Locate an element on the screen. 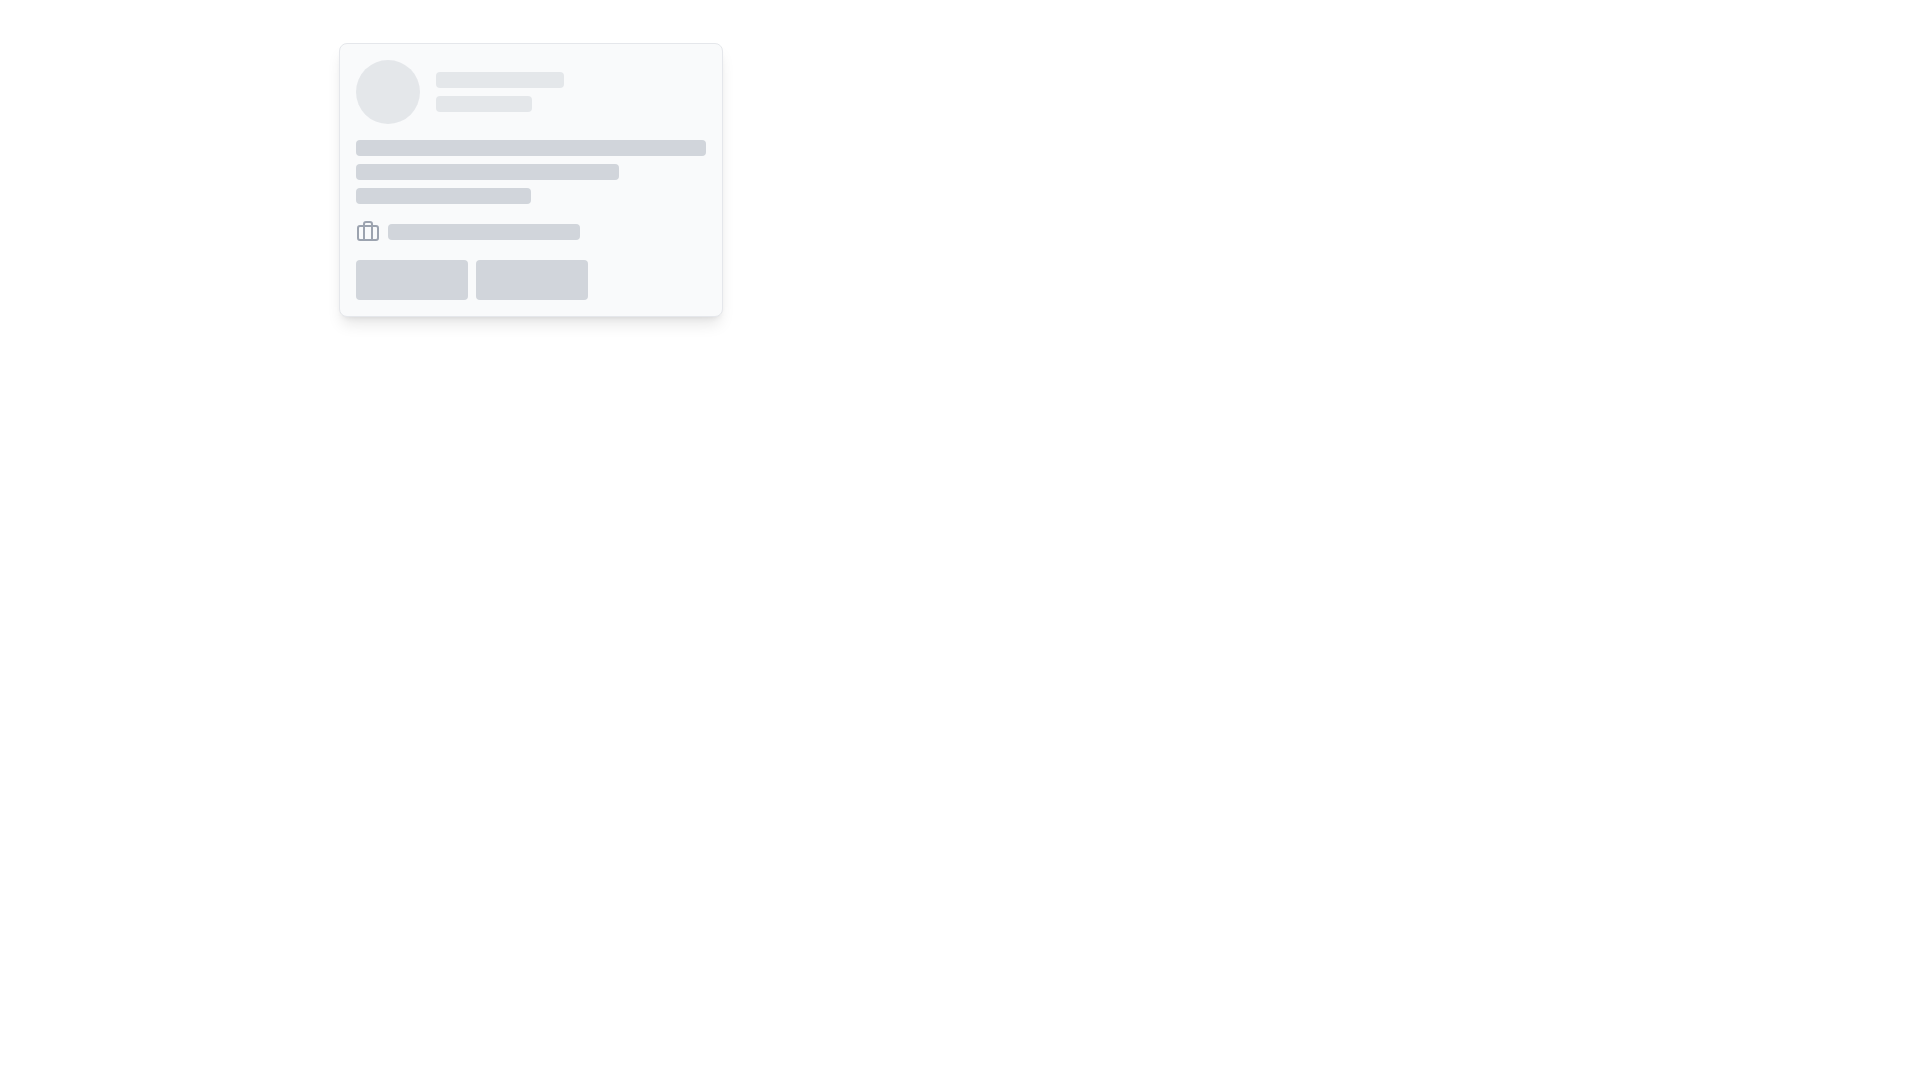 This screenshot has height=1080, width=1920. the decorative or placeholder rectangle positioned in the central-upper region of the visible card layout, aligned to the right of an icon group is located at coordinates (484, 230).